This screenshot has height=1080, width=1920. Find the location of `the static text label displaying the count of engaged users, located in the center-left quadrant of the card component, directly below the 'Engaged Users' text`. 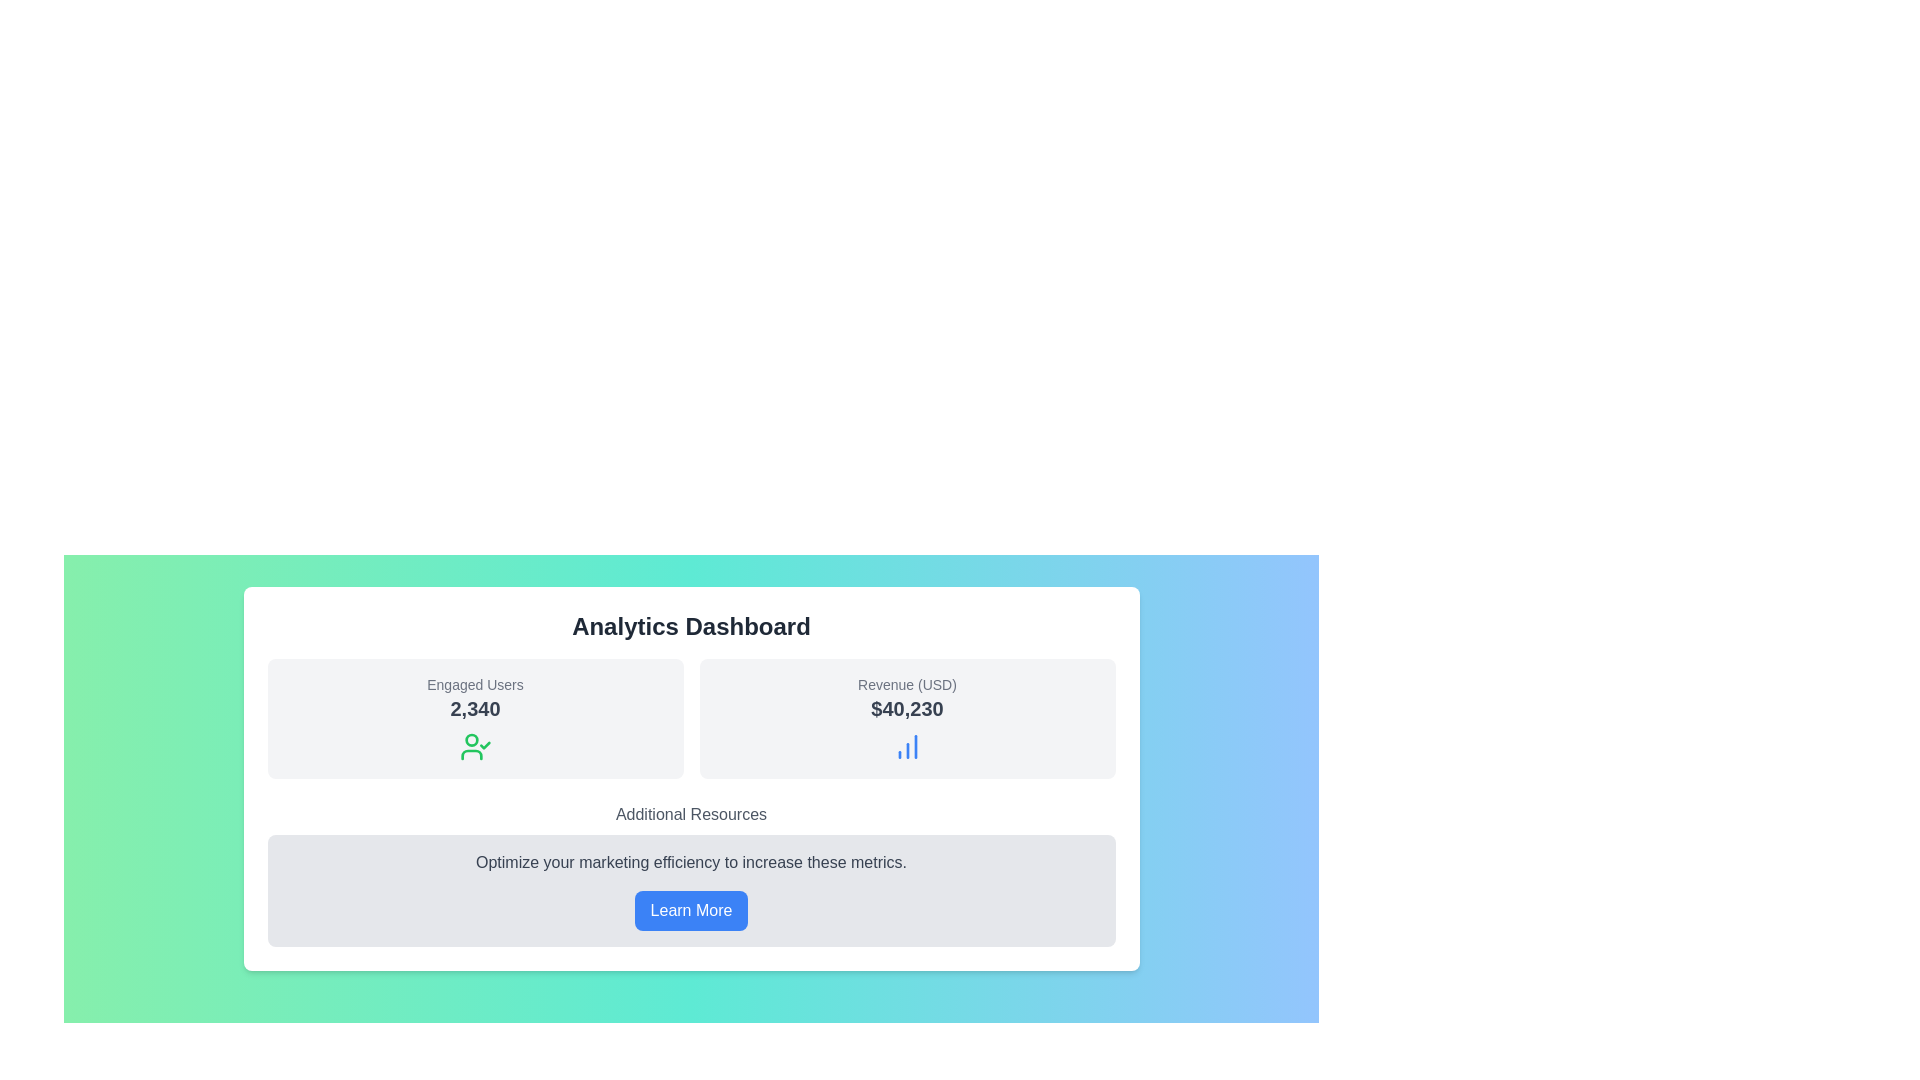

the static text label displaying the count of engaged users, located in the center-left quadrant of the card component, directly below the 'Engaged Users' text is located at coordinates (474, 708).